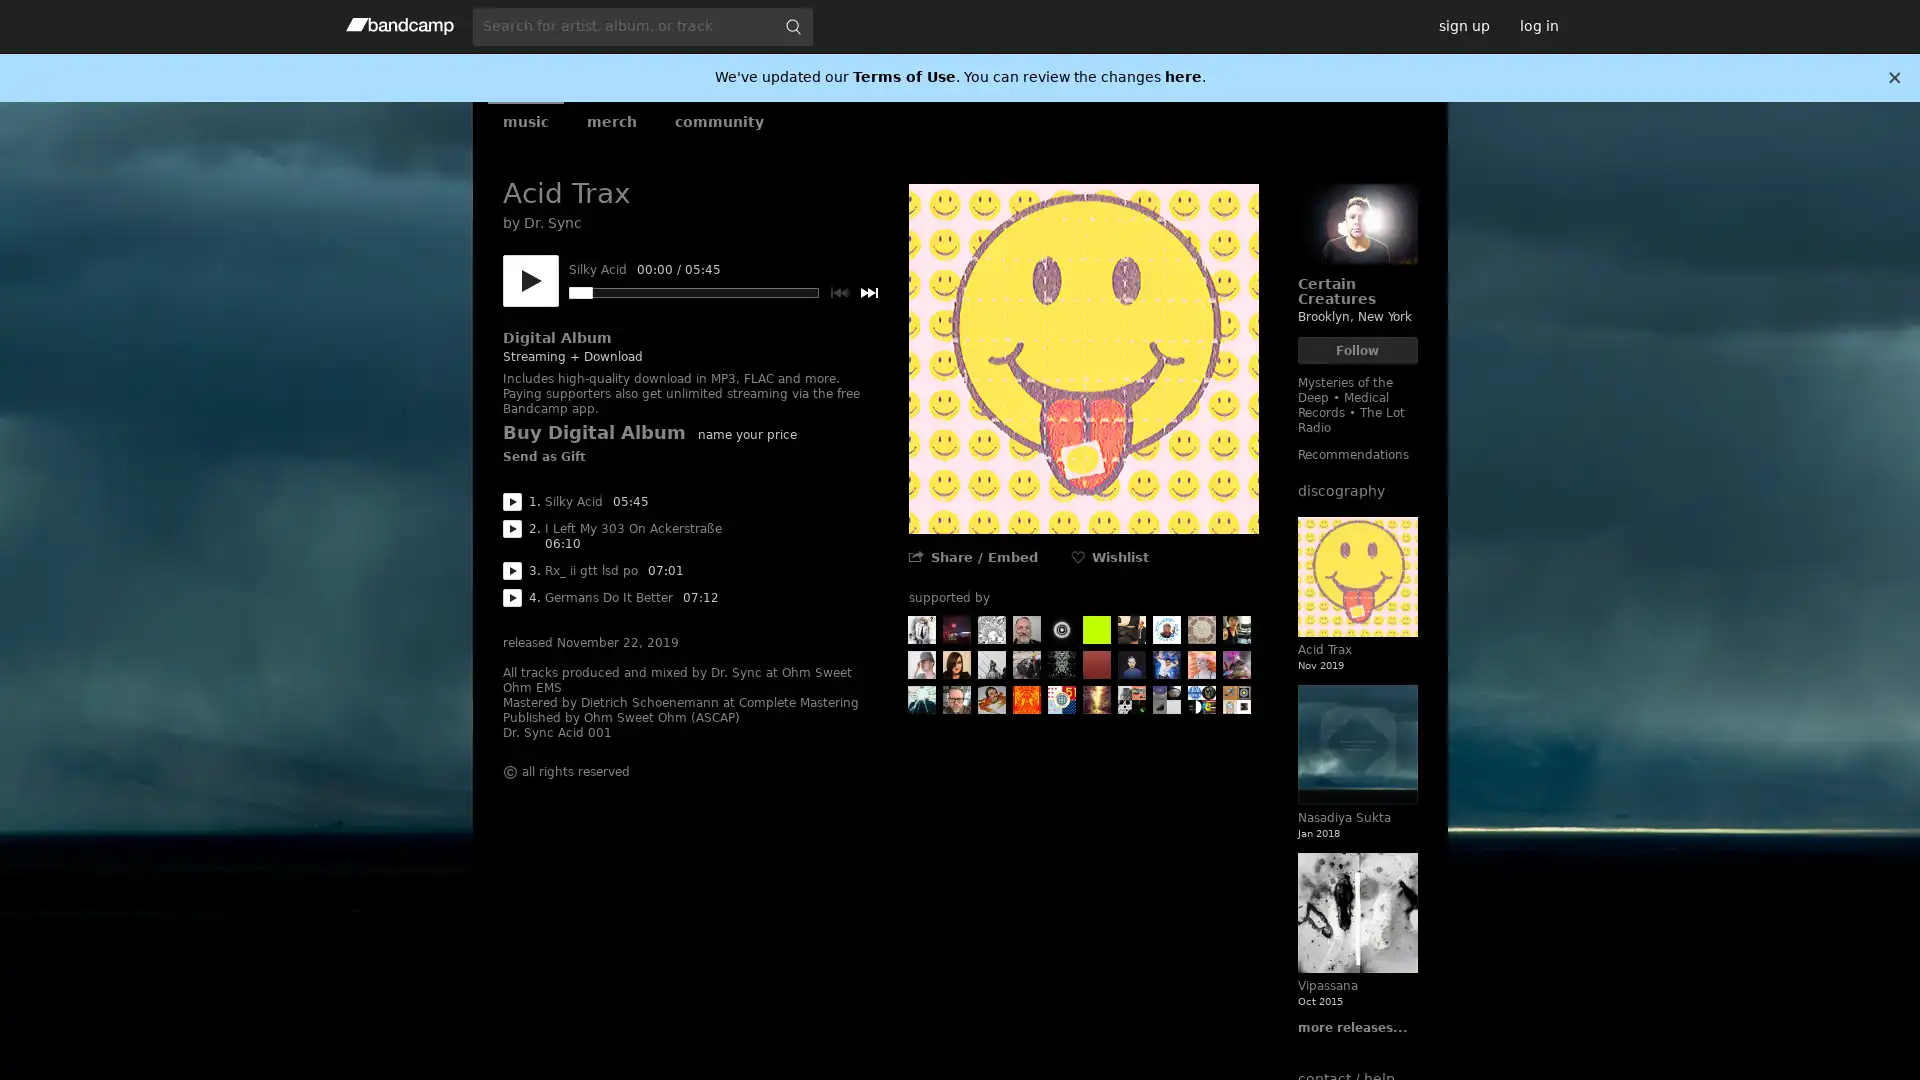  Describe the element at coordinates (511, 596) in the screenshot. I see `Play Germans Do It Better` at that location.